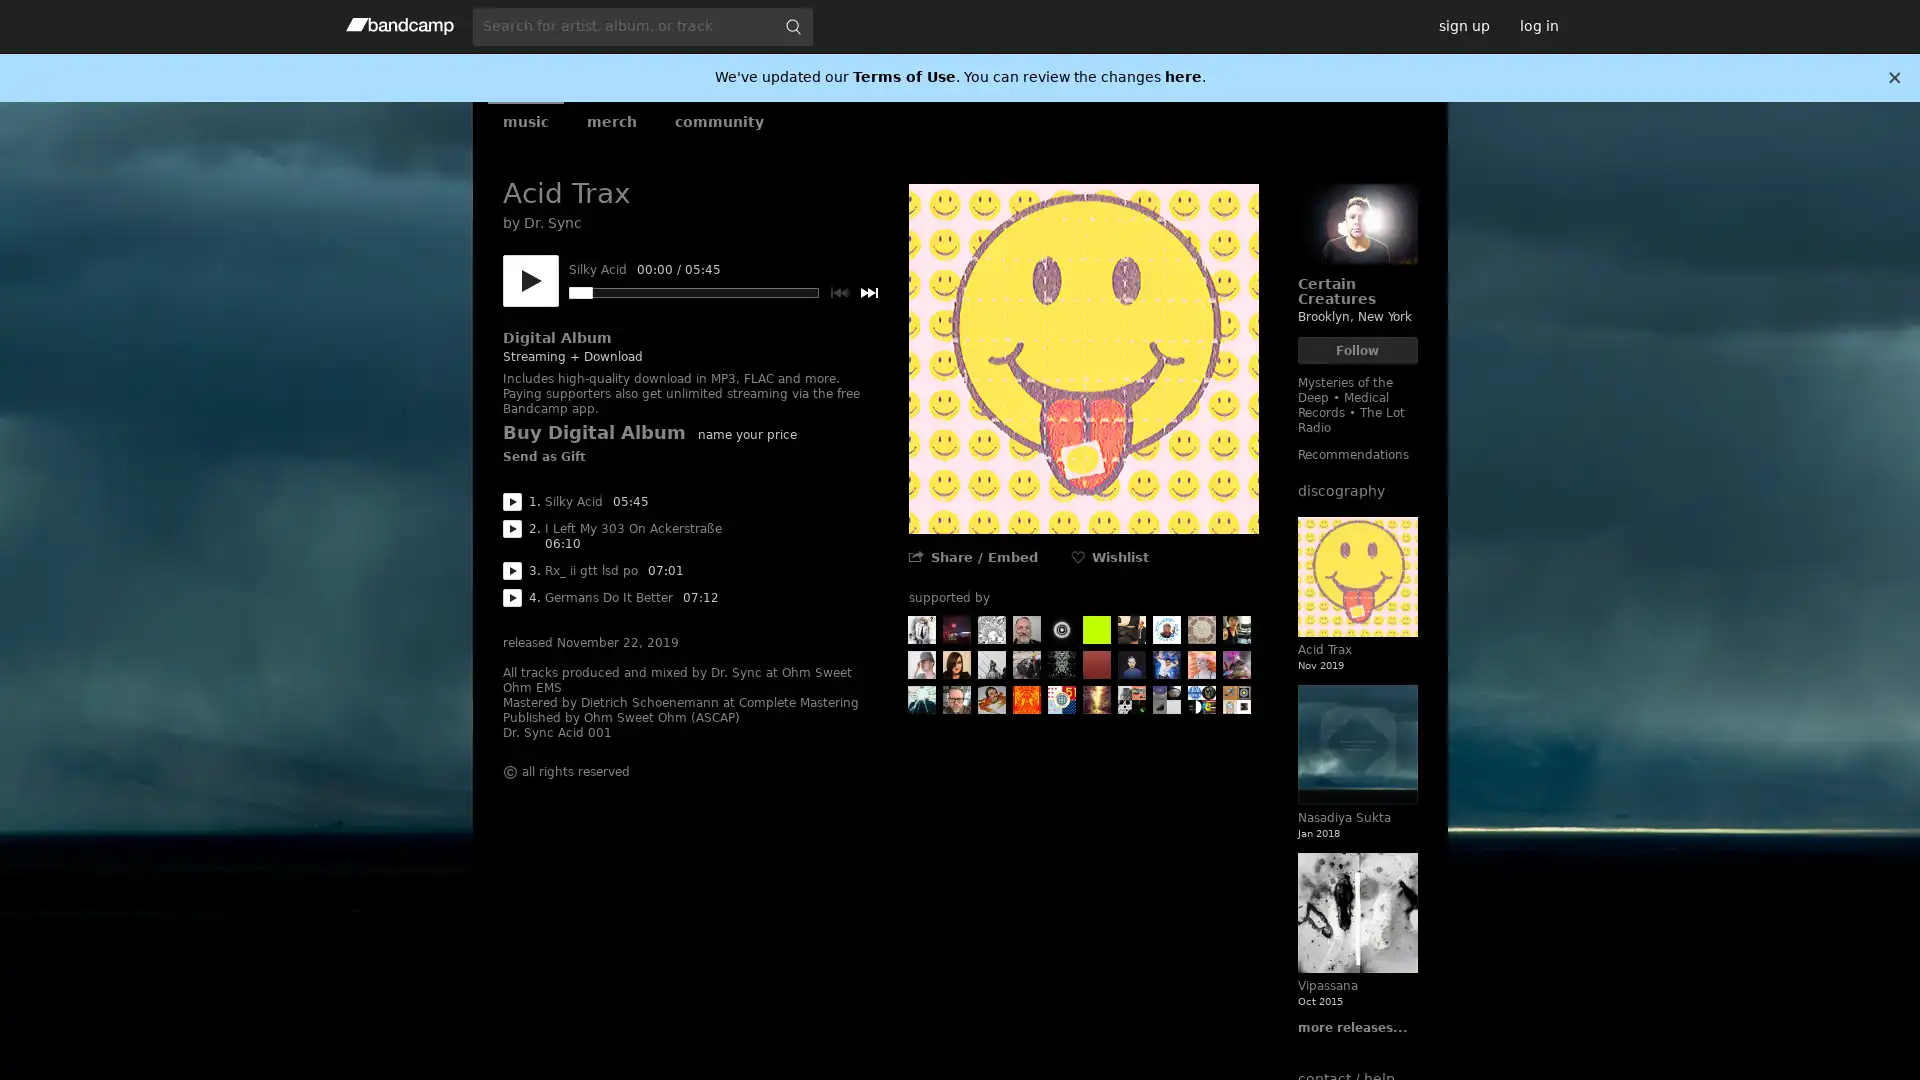  Describe the element at coordinates (511, 596) in the screenshot. I see `Play Germans Do It Better` at that location.